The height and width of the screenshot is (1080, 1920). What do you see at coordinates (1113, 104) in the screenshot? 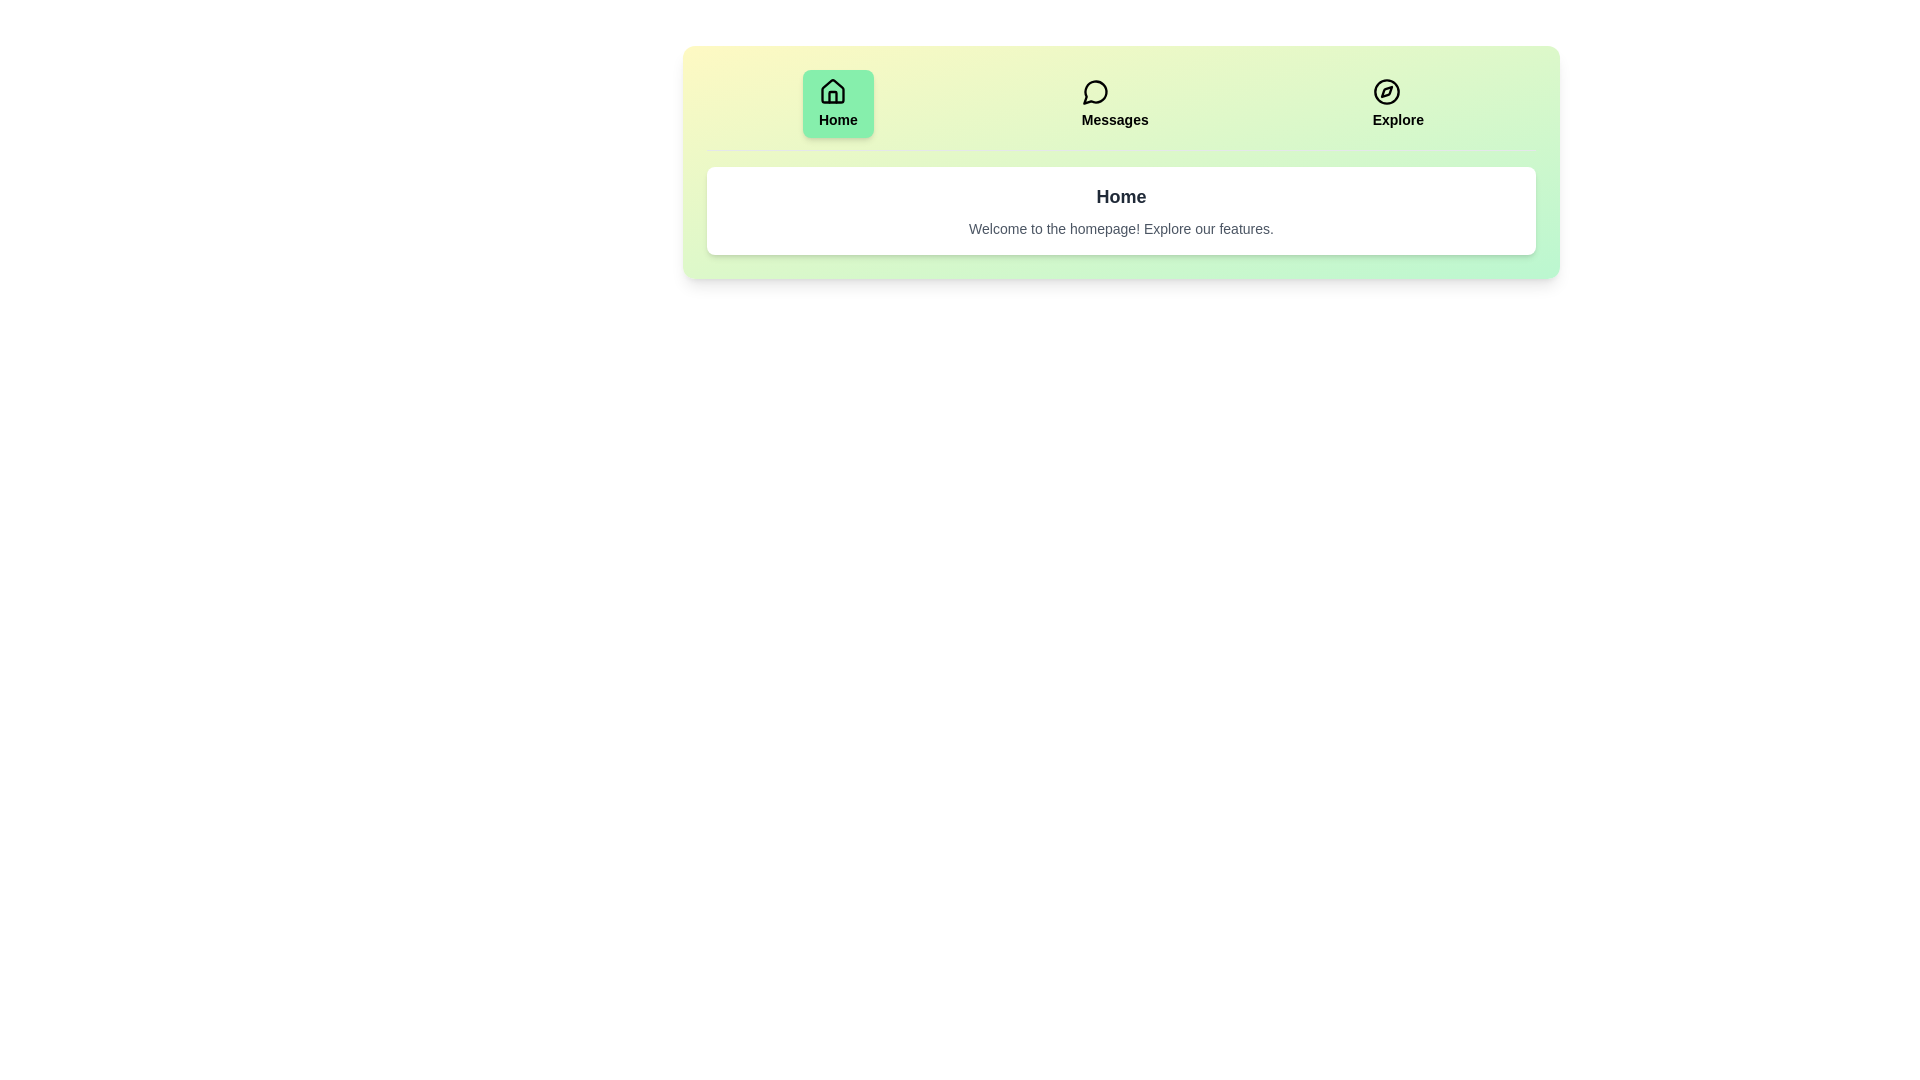
I see `the Messages tab` at bounding box center [1113, 104].